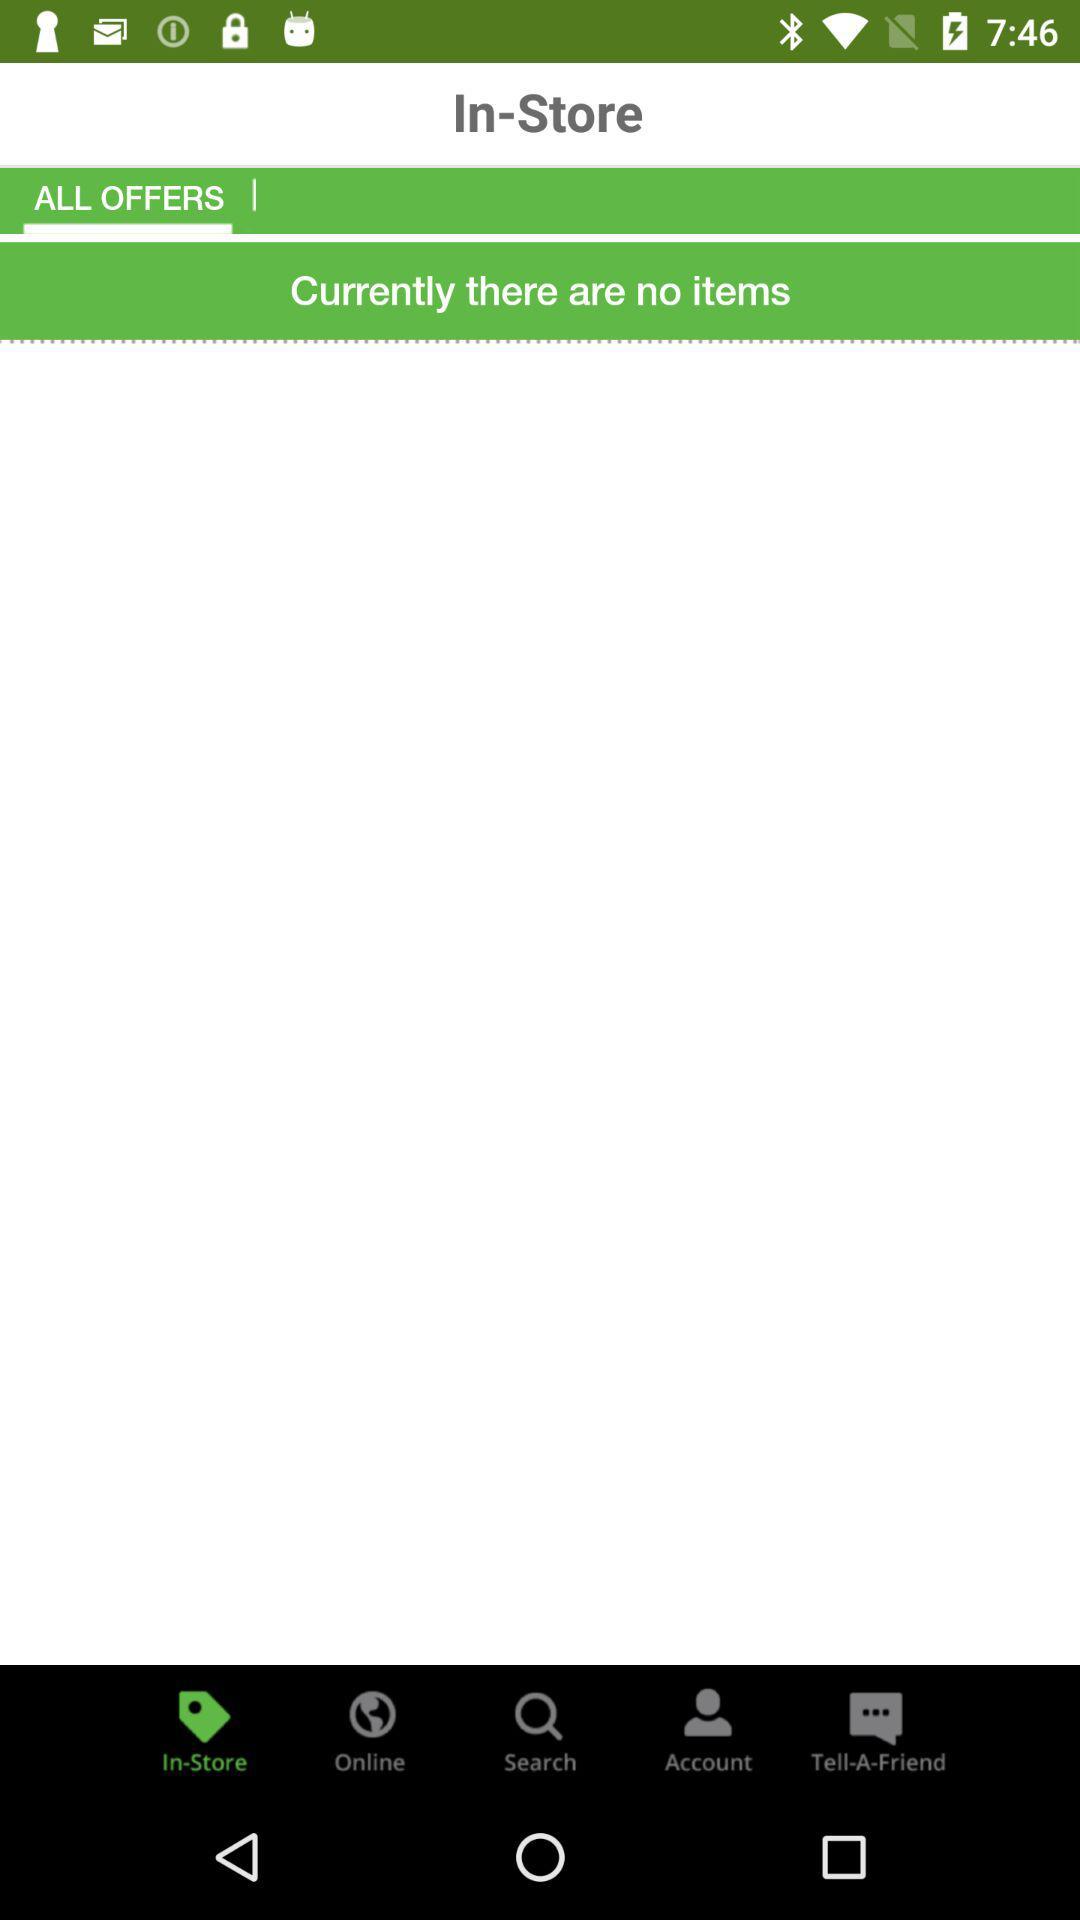 This screenshot has height=1920, width=1080. Describe the element at coordinates (204, 1728) in the screenshot. I see `show in-store offers` at that location.